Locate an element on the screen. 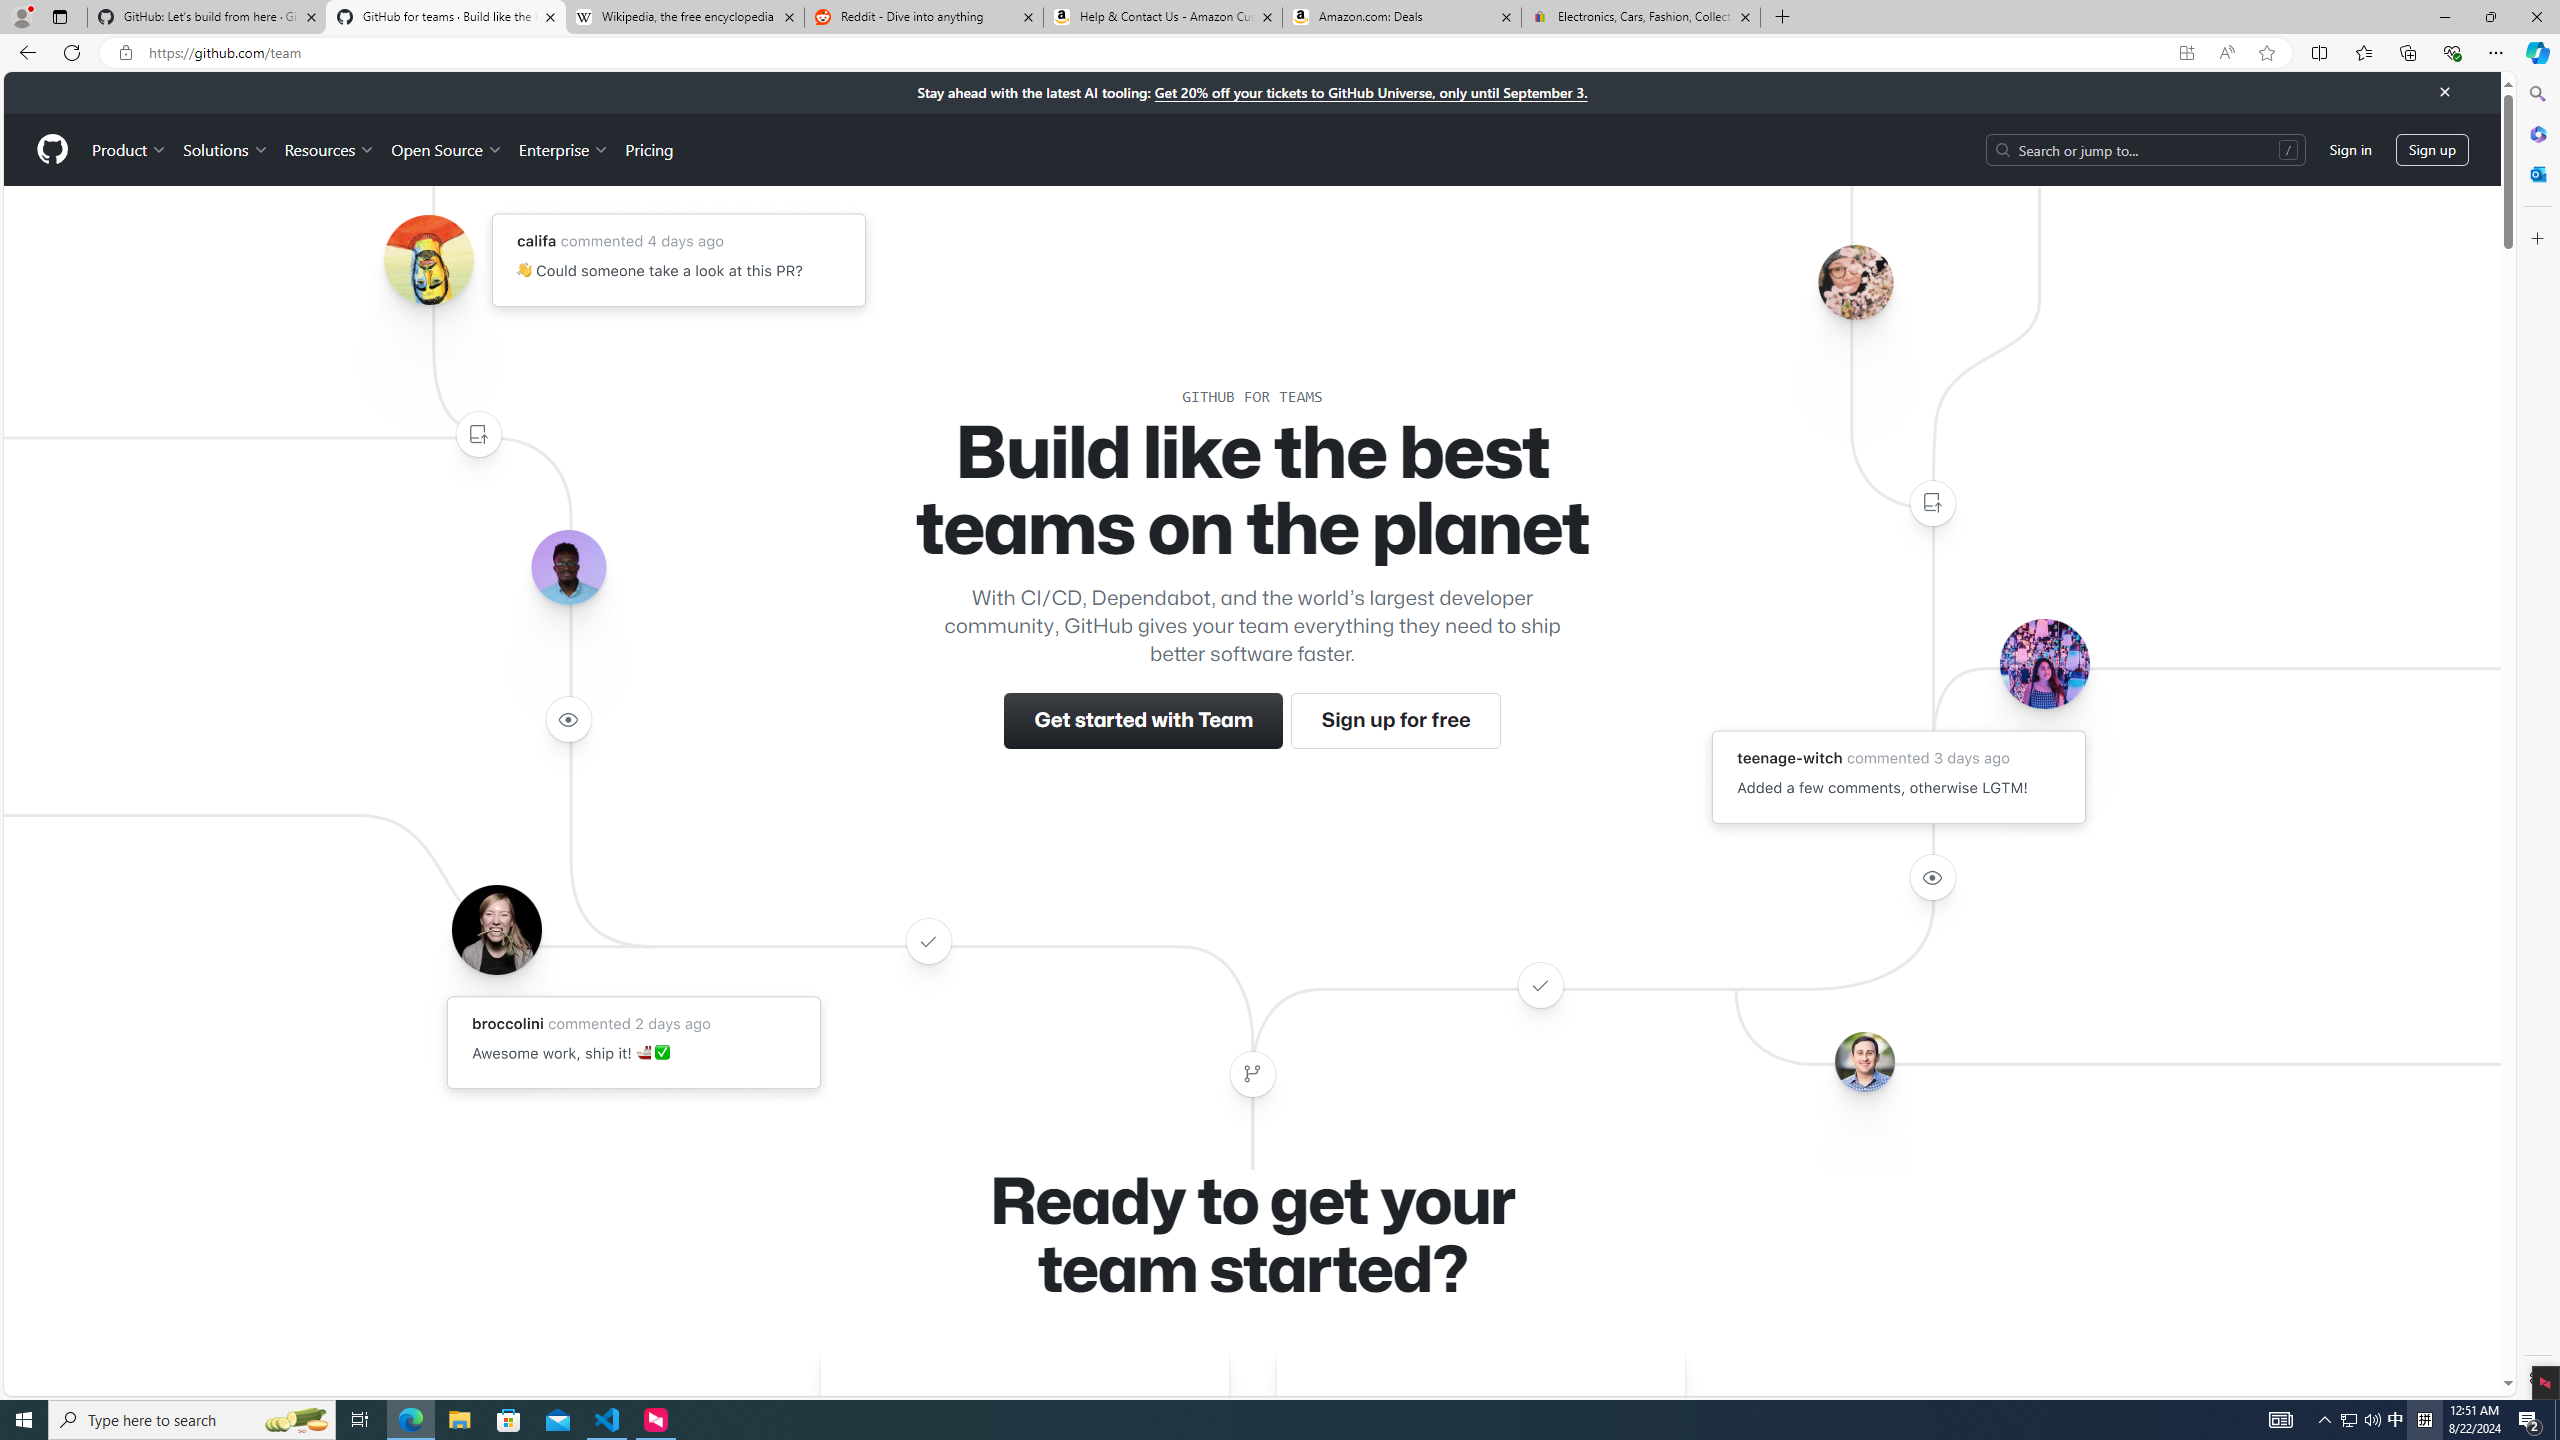  'Get started with Team' is located at coordinates (1144, 720).